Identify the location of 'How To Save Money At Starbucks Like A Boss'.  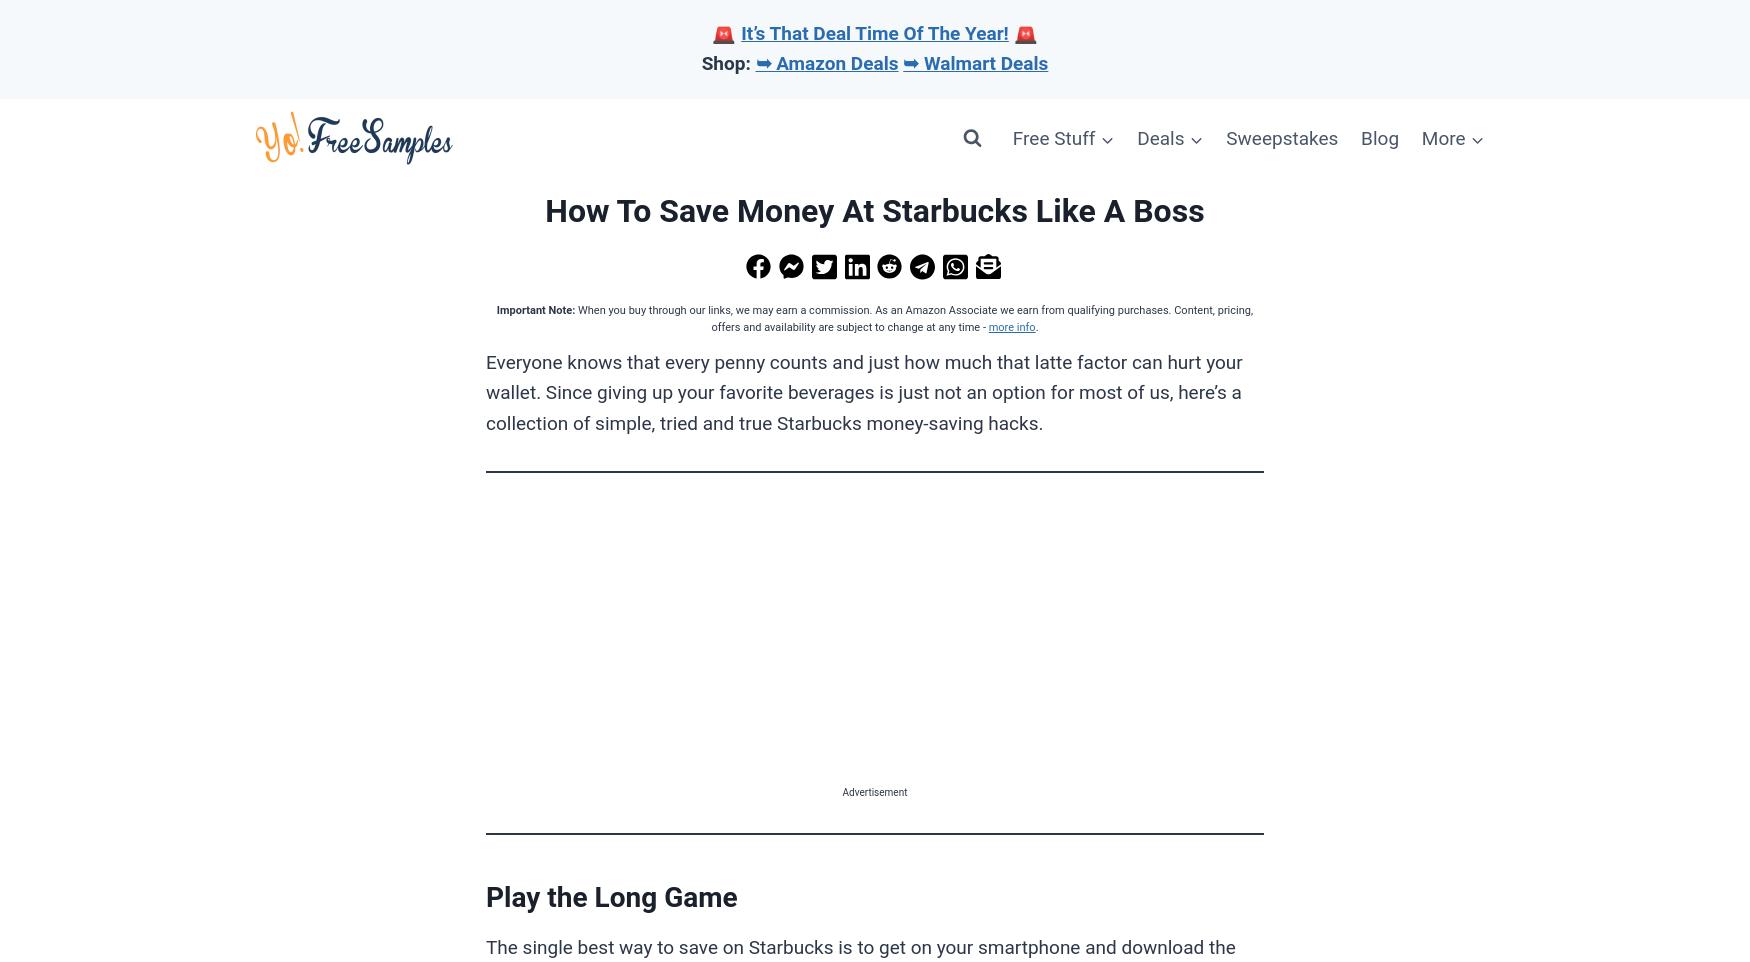
(874, 209).